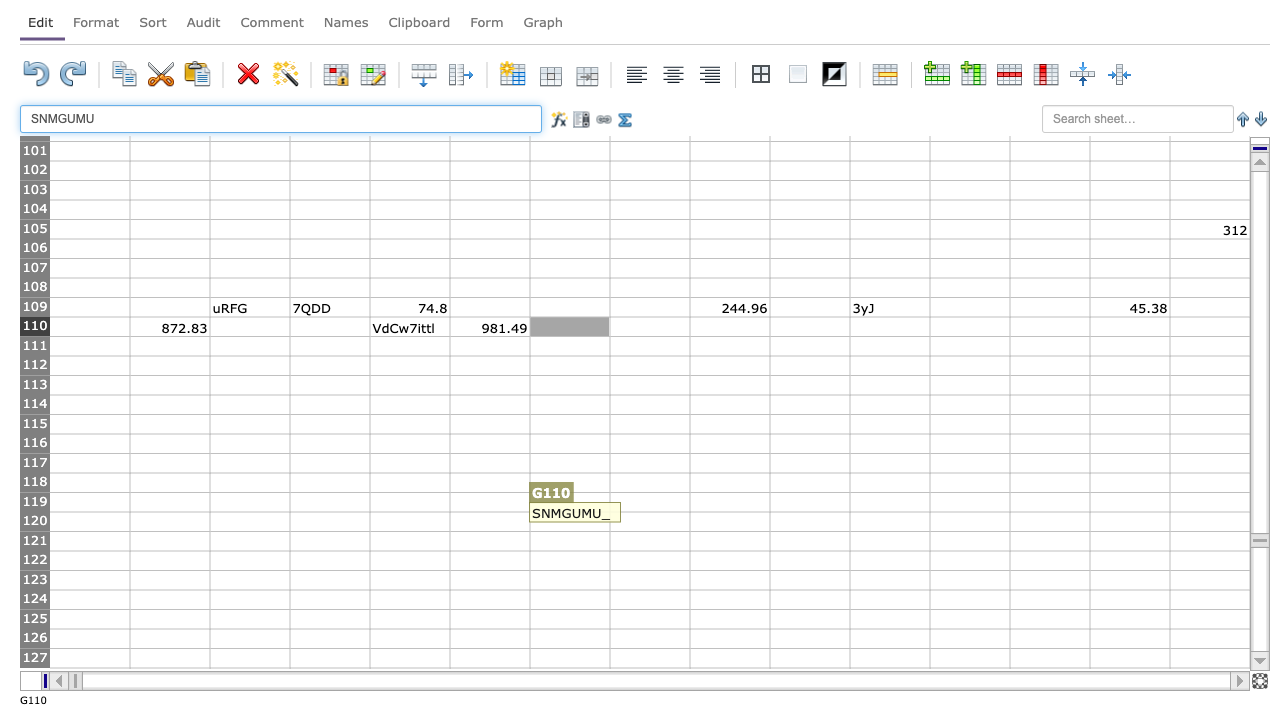 This screenshot has width=1280, height=720. I want to click on on J120, so click(809, 520).